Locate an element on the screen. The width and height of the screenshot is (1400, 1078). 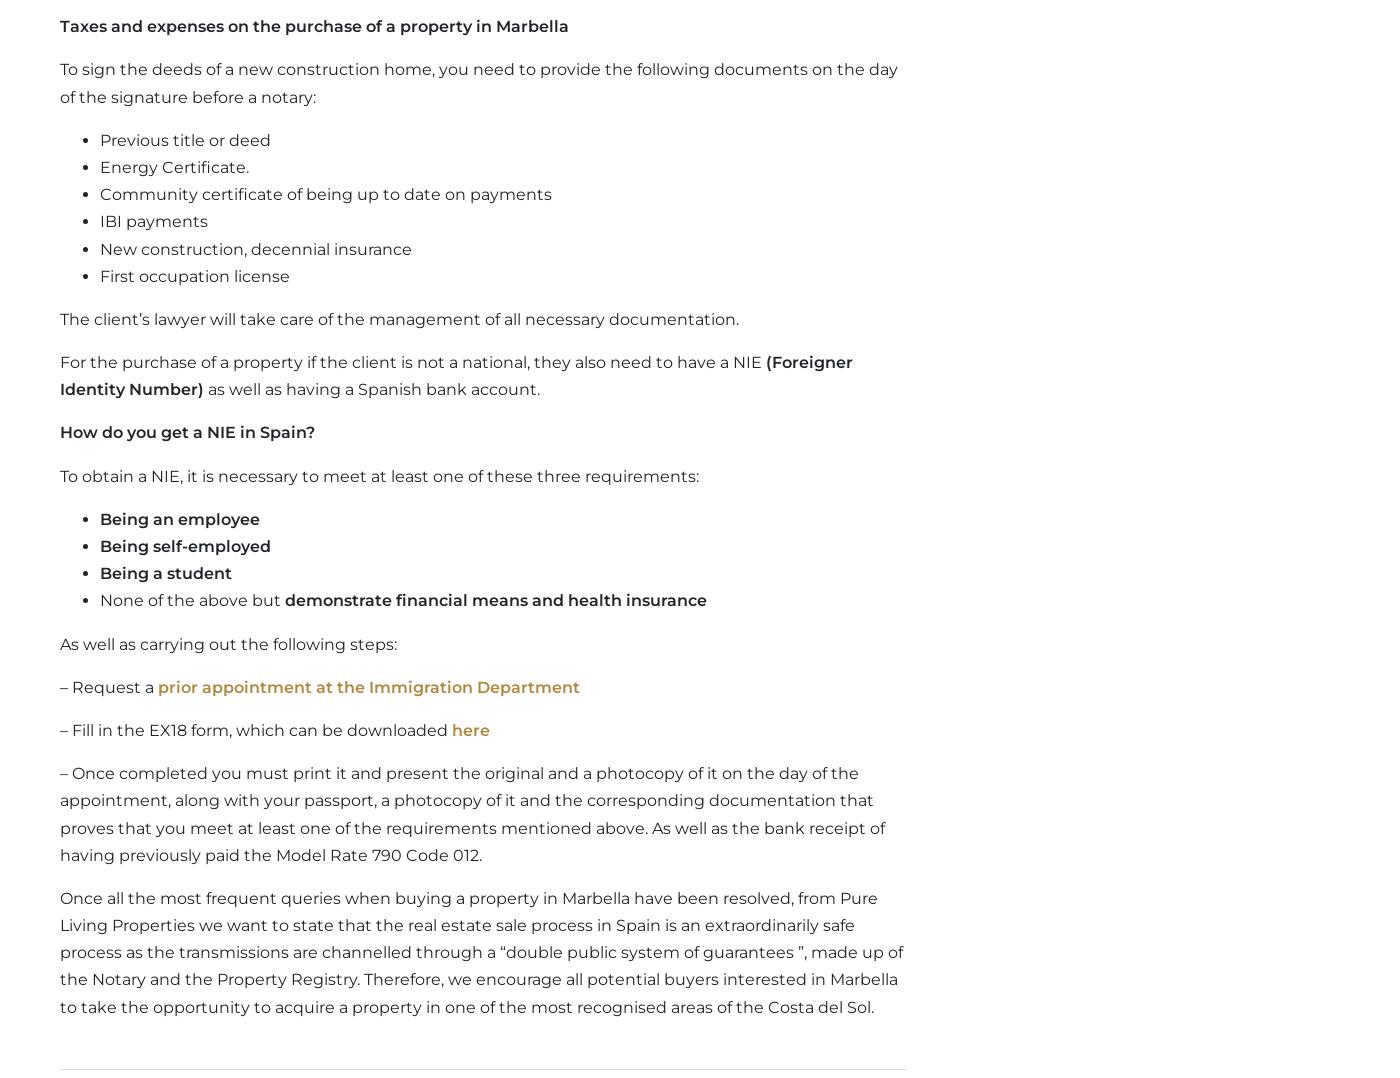
'(Foreigner Identity Number)' is located at coordinates (60, 376).